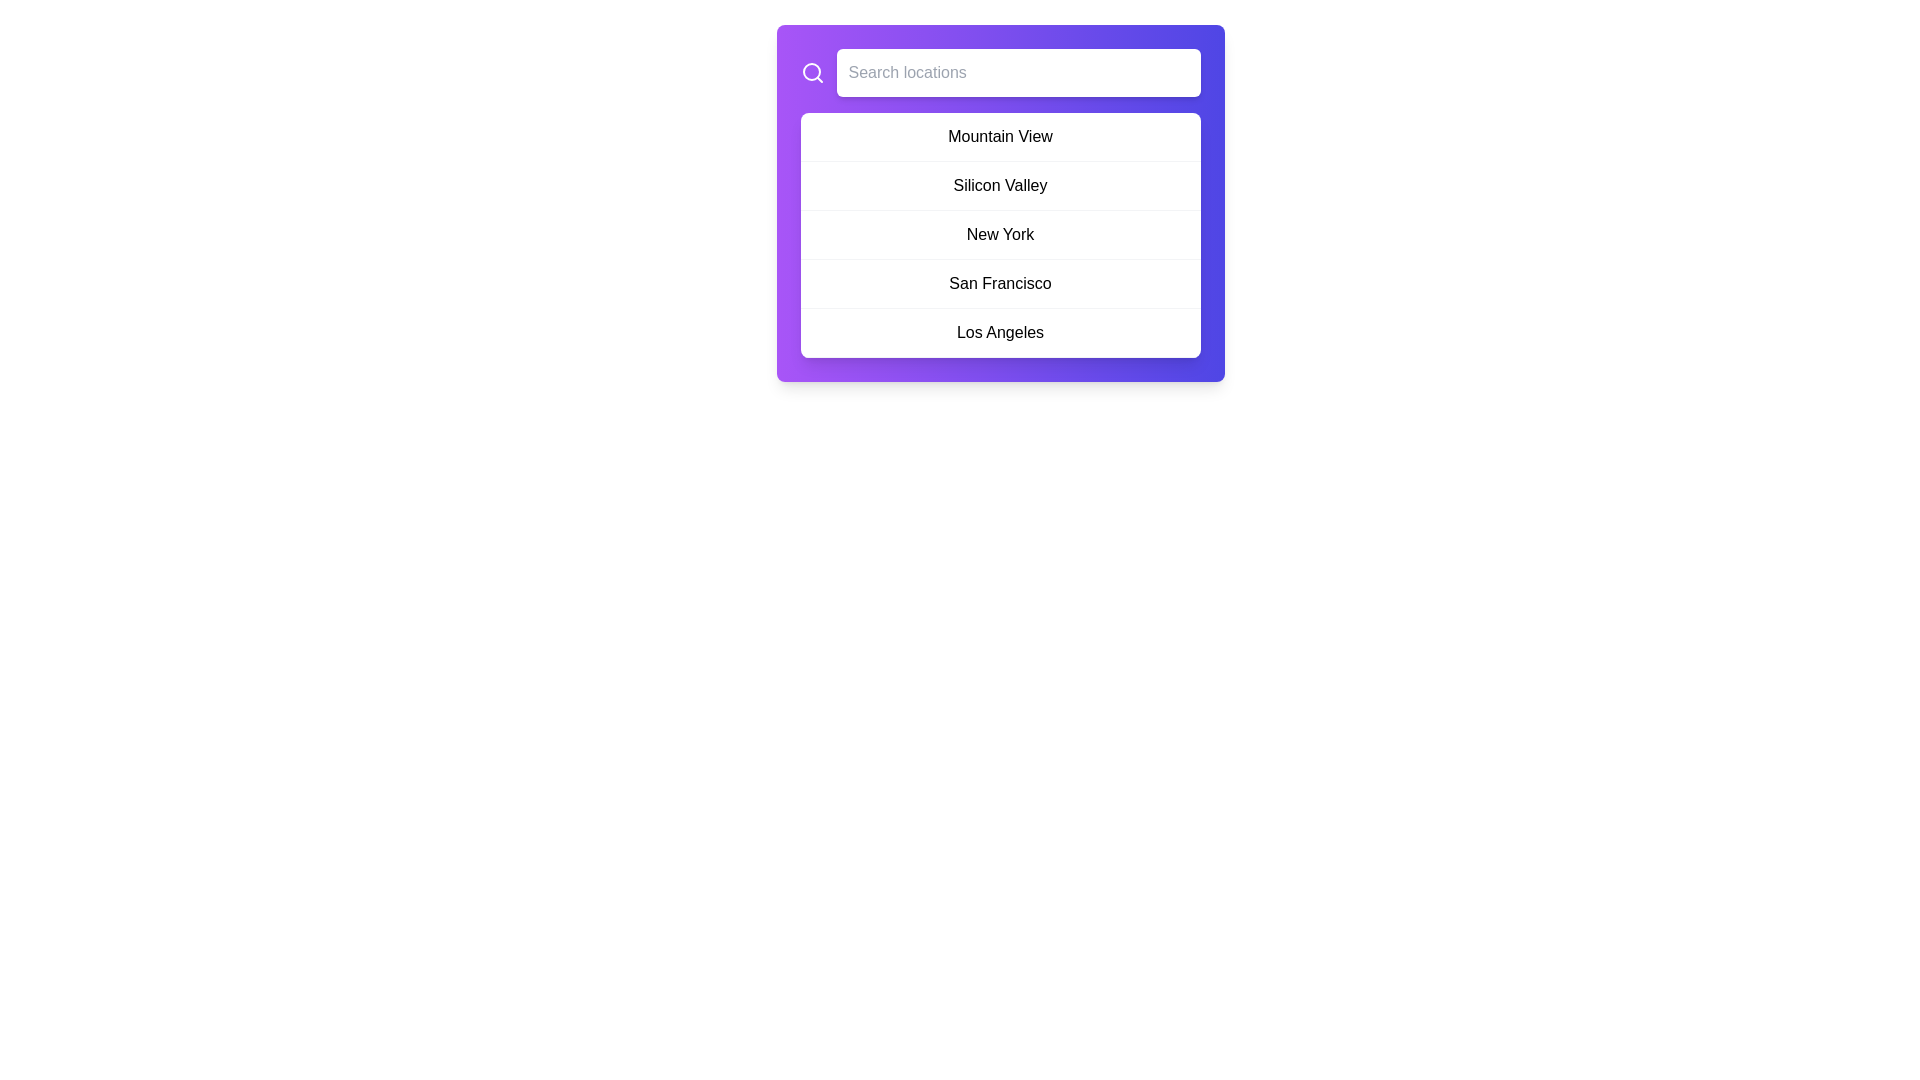 The height and width of the screenshot is (1080, 1920). What do you see at coordinates (1000, 234) in the screenshot?
I see `the List element containing multiple location names (Mountain View, Silicon Valley, New York, San Francisco, and Los Angeles) with a white background and rounded border, located centrally under the search bar` at bounding box center [1000, 234].